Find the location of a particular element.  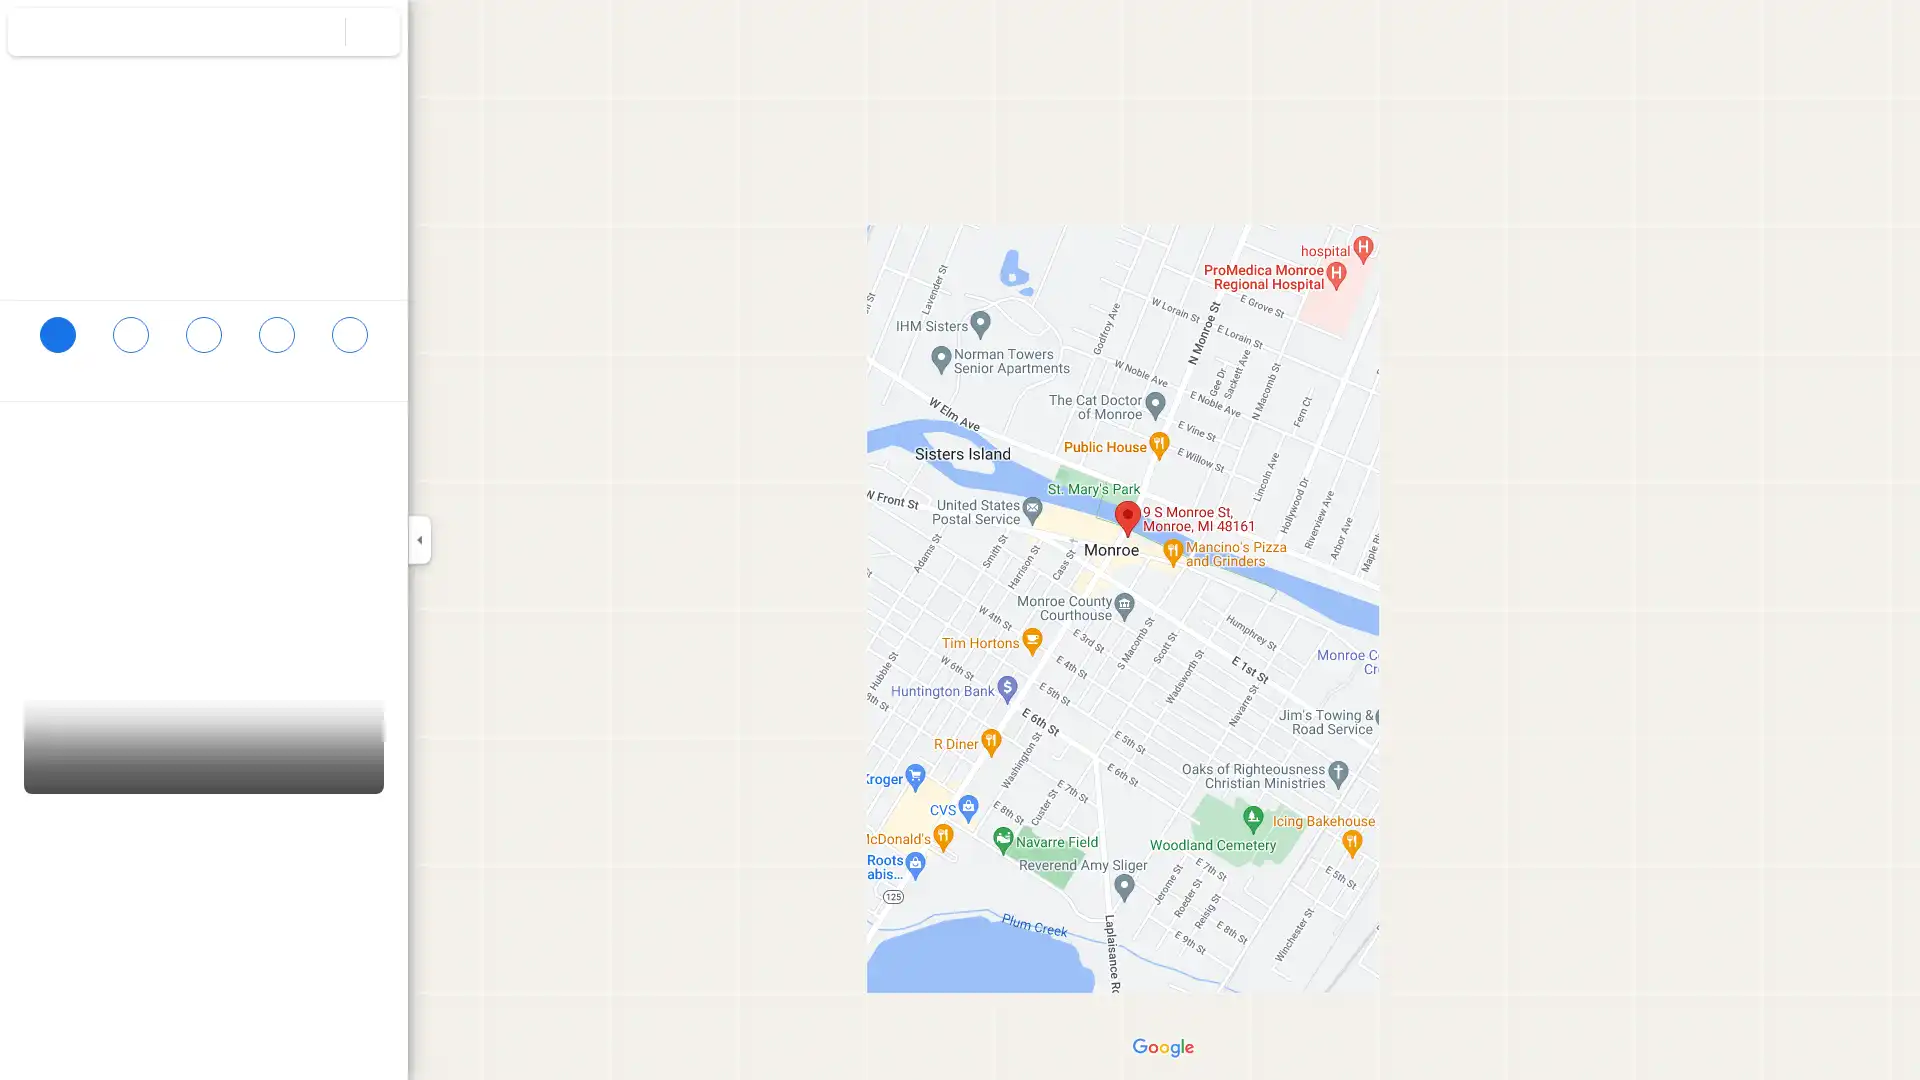

Learn more about plus codes is located at coordinates (383, 478).